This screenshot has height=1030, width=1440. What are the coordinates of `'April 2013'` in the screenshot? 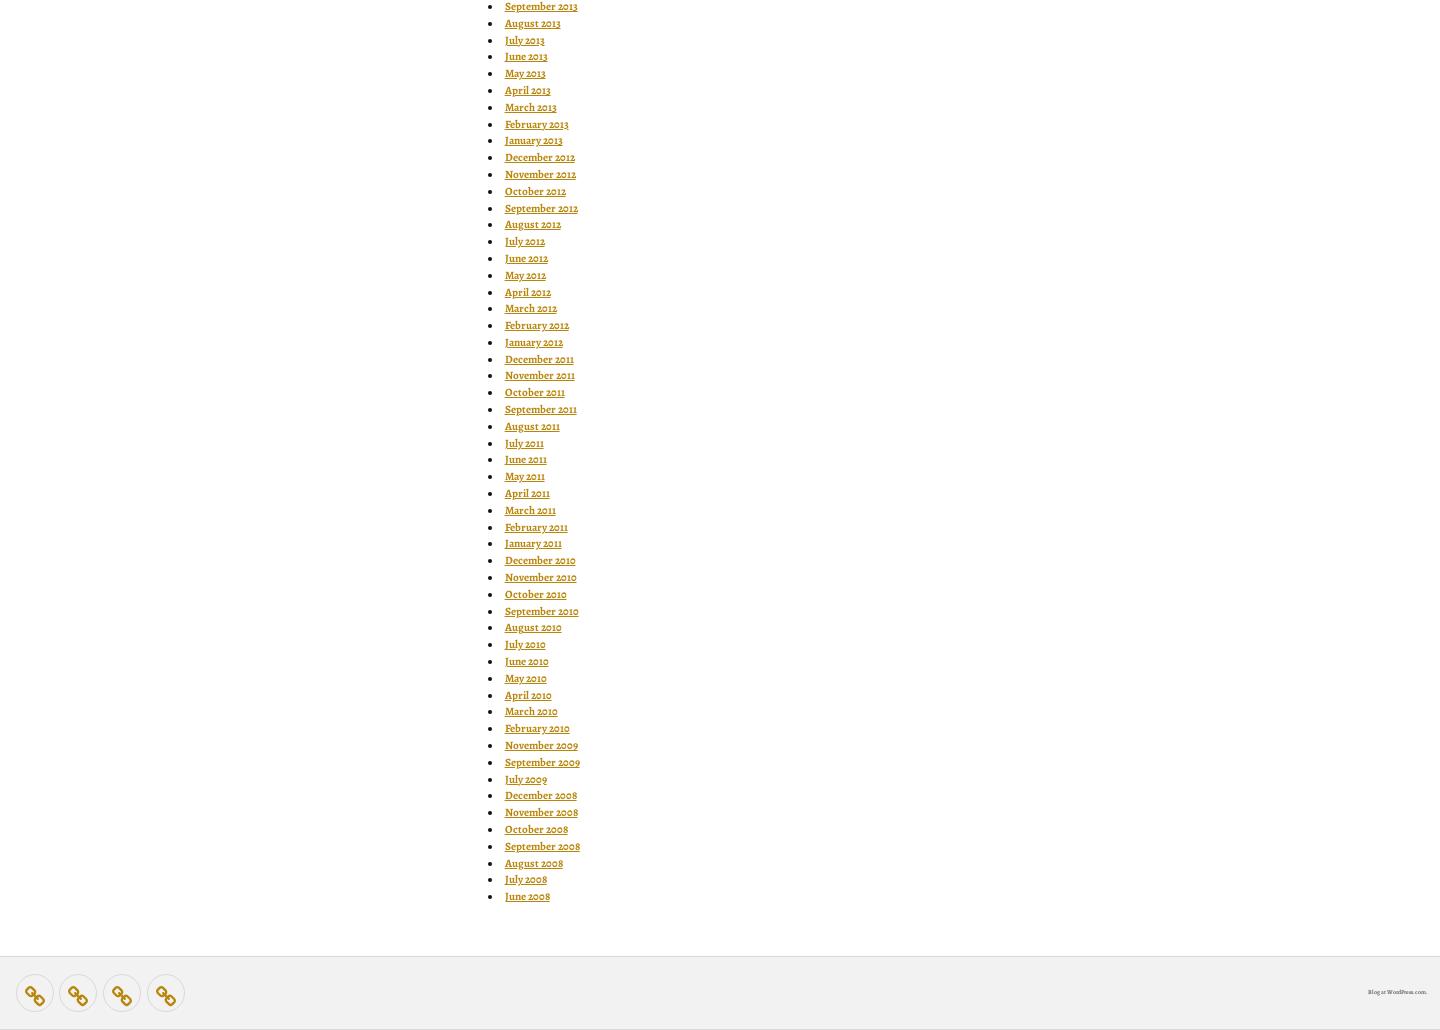 It's located at (526, 88).